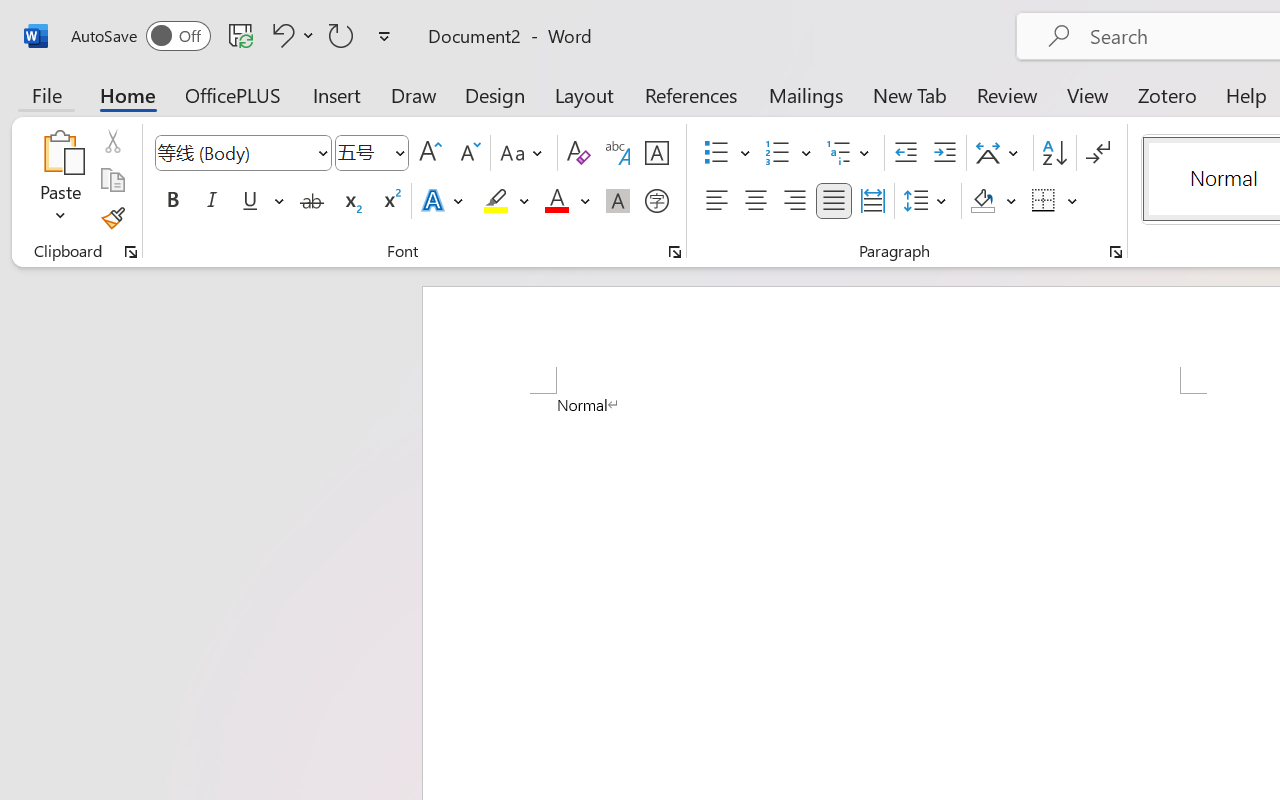 This screenshot has width=1280, height=800. I want to click on 'Paste', so click(60, 151).